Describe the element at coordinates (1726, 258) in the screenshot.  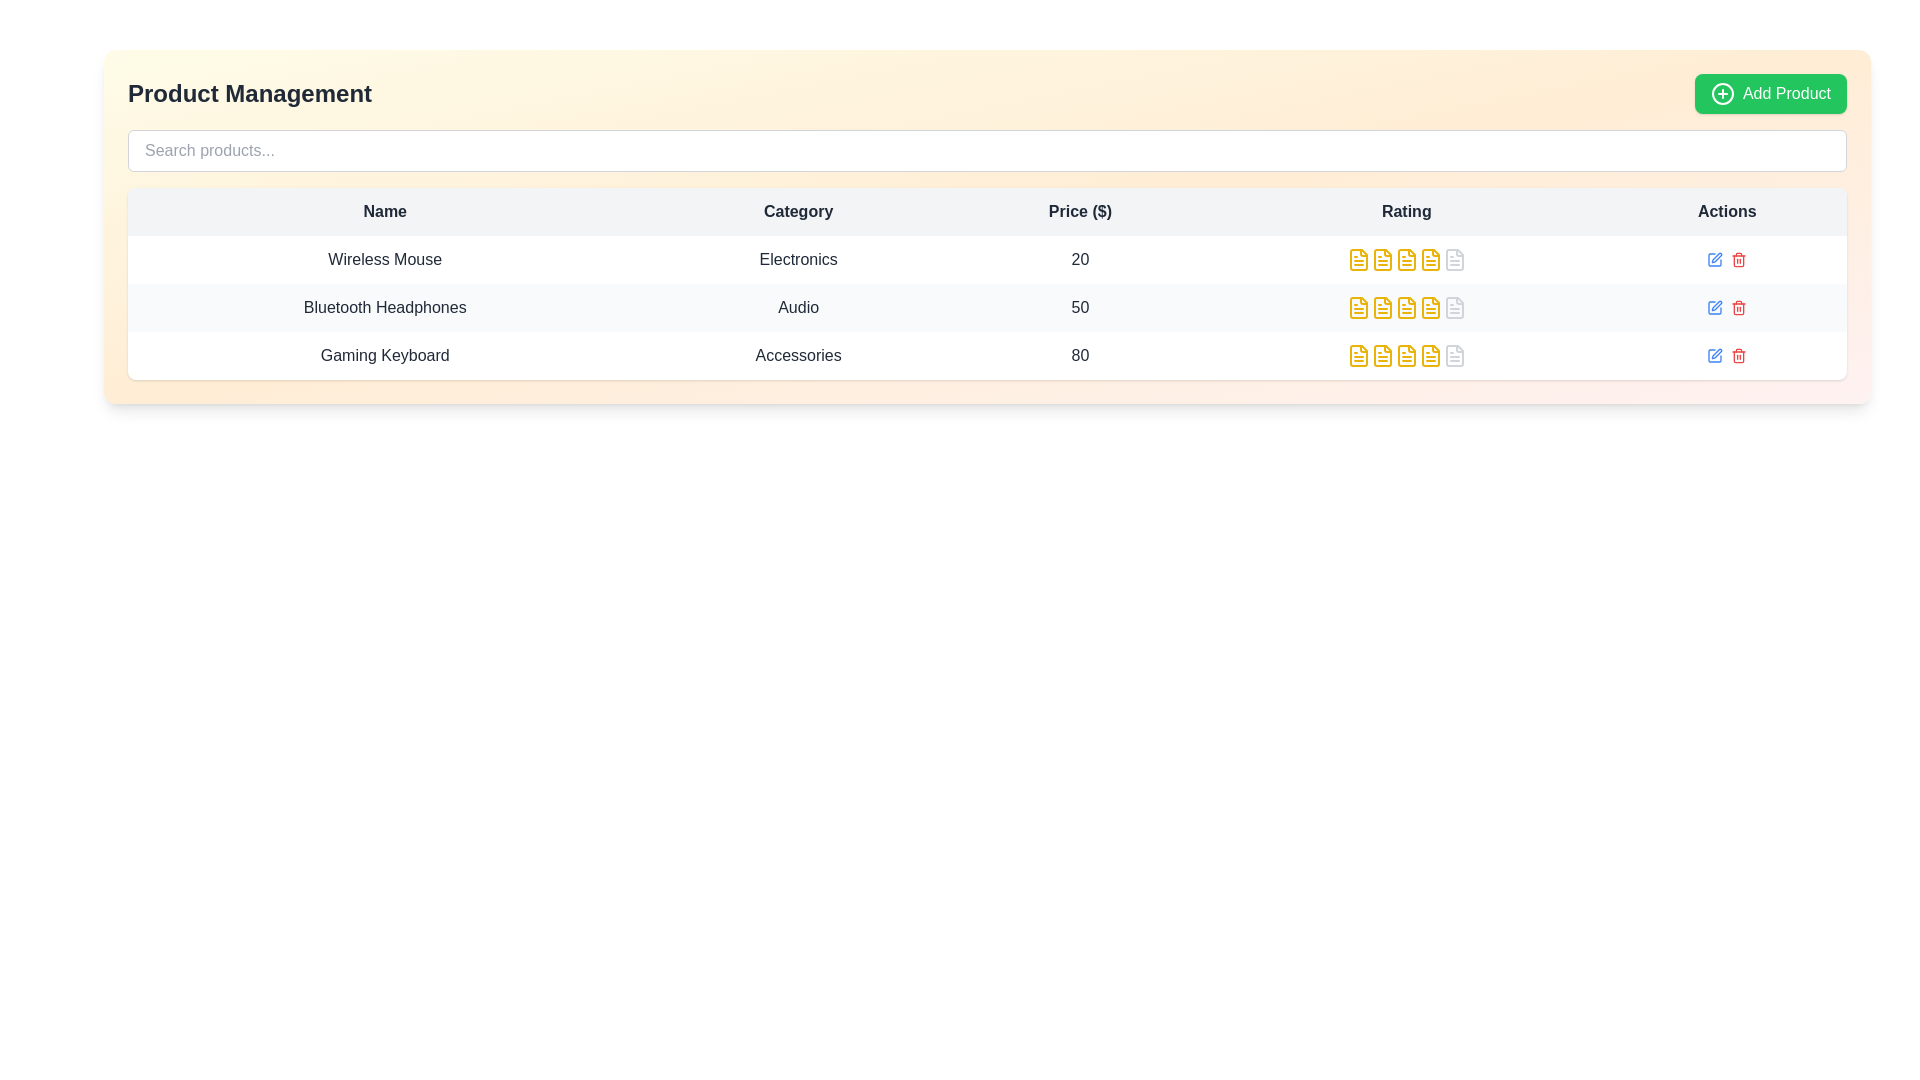
I see `the red trash can icon in the actions column of the product table` at that location.